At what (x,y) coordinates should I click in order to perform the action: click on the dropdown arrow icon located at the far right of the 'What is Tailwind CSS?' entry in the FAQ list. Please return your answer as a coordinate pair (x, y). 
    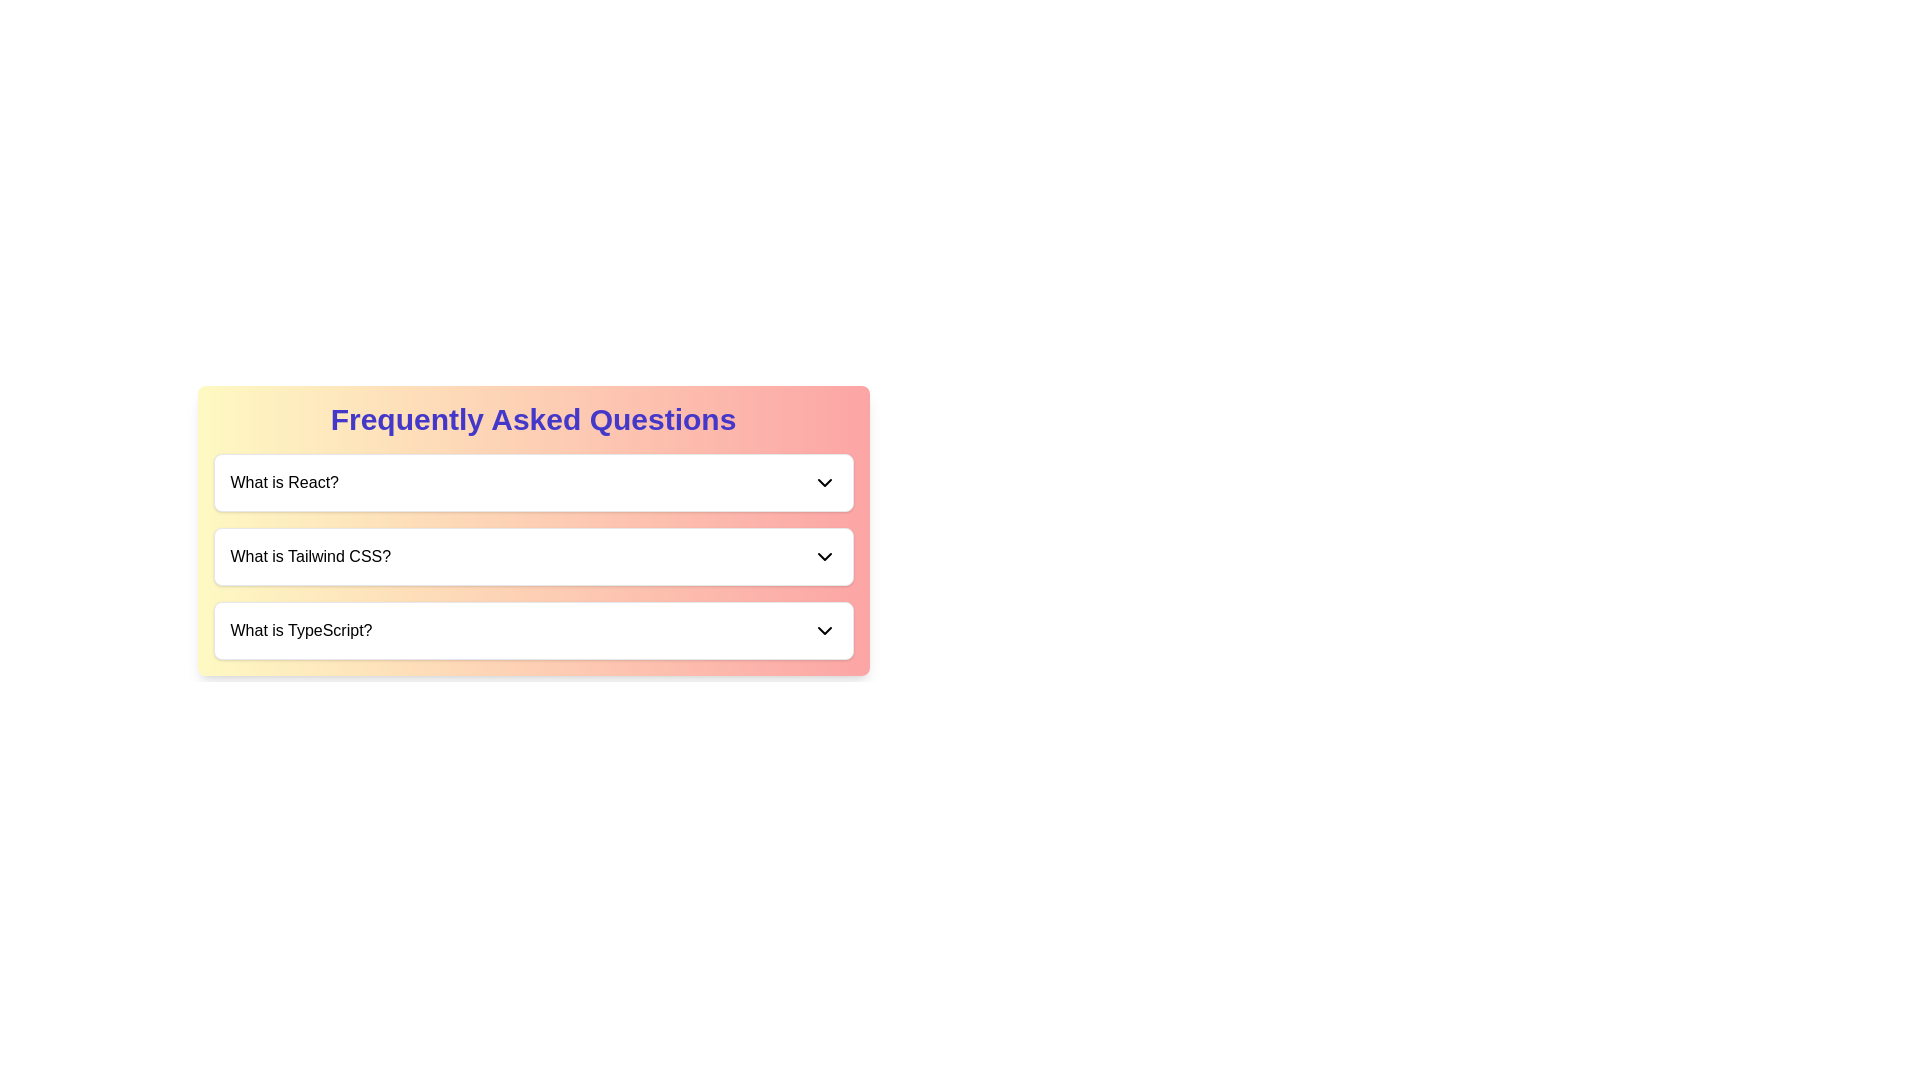
    Looking at the image, I should click on (824, 556).